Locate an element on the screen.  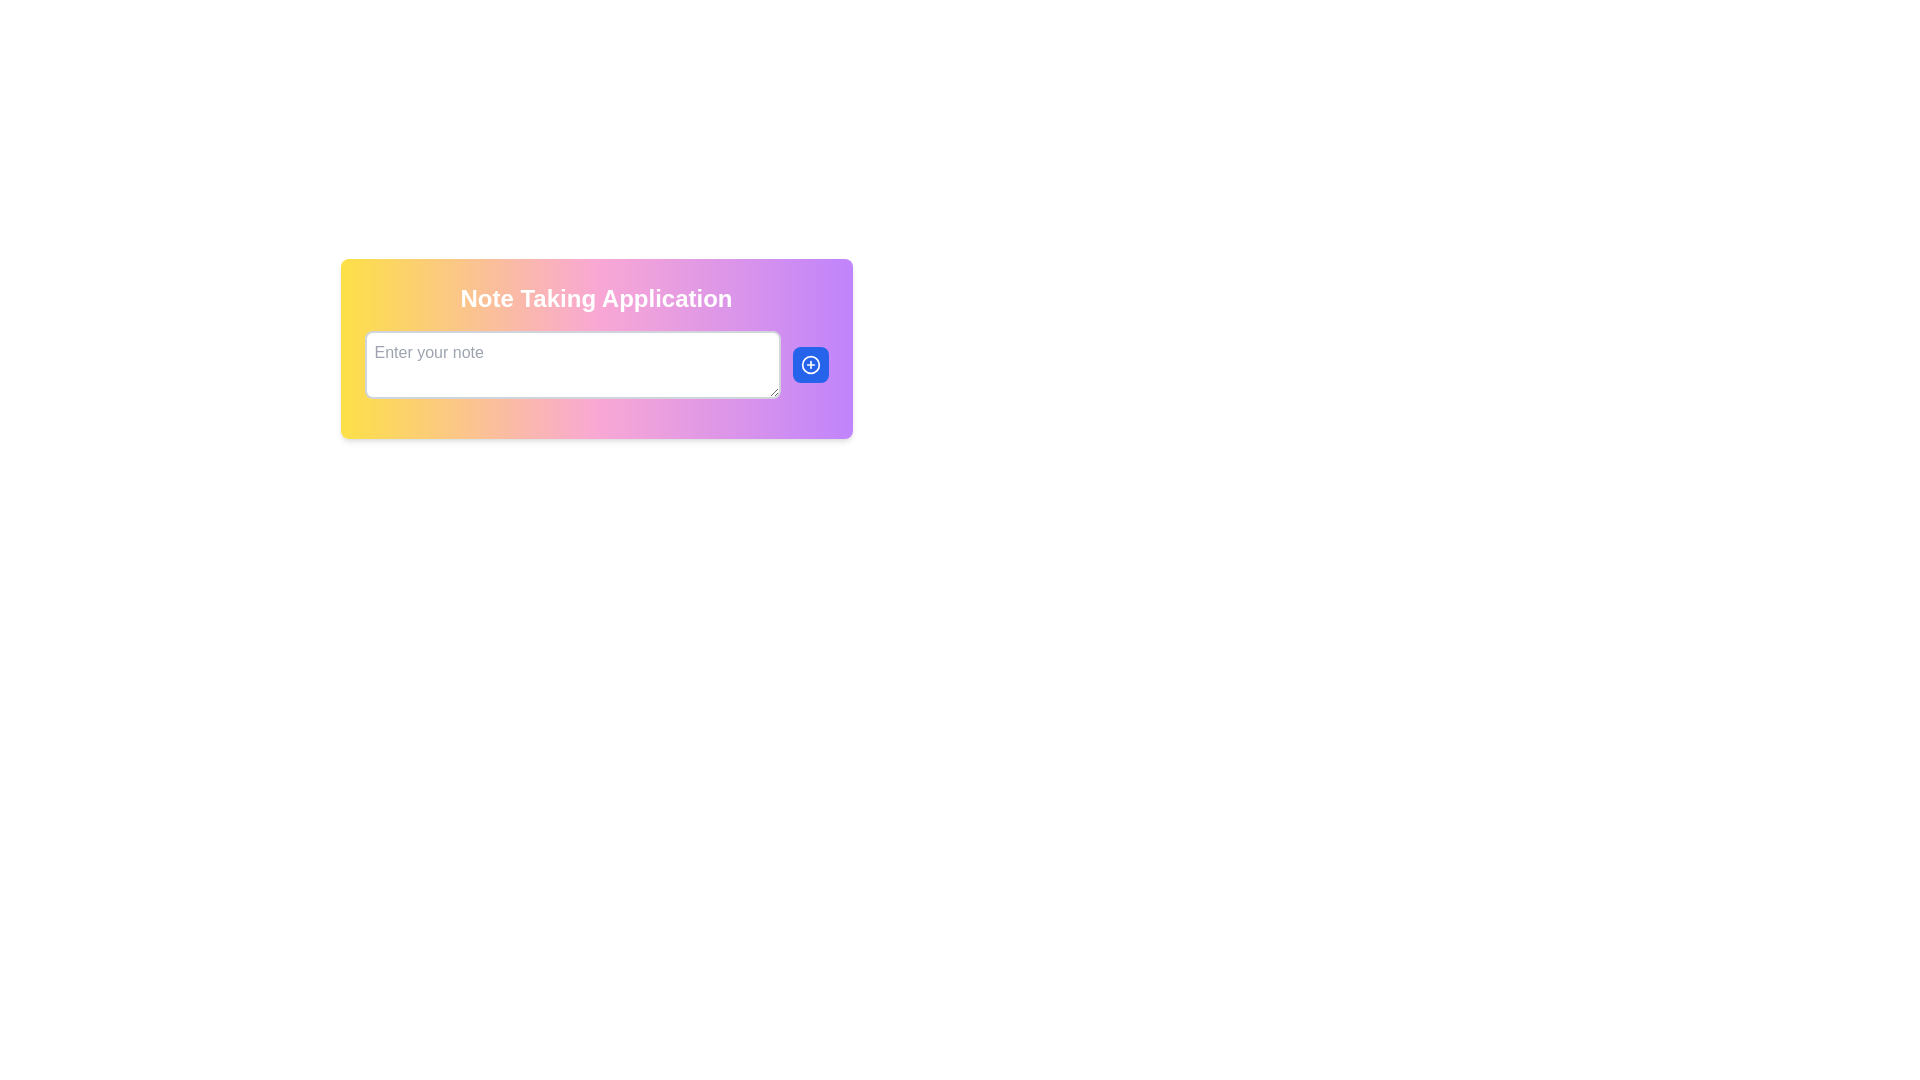
the circular outline of the '+' icon located inside the small blue button at the bottom-right corner of the colorful card interface is located at coordinates (810, 365).